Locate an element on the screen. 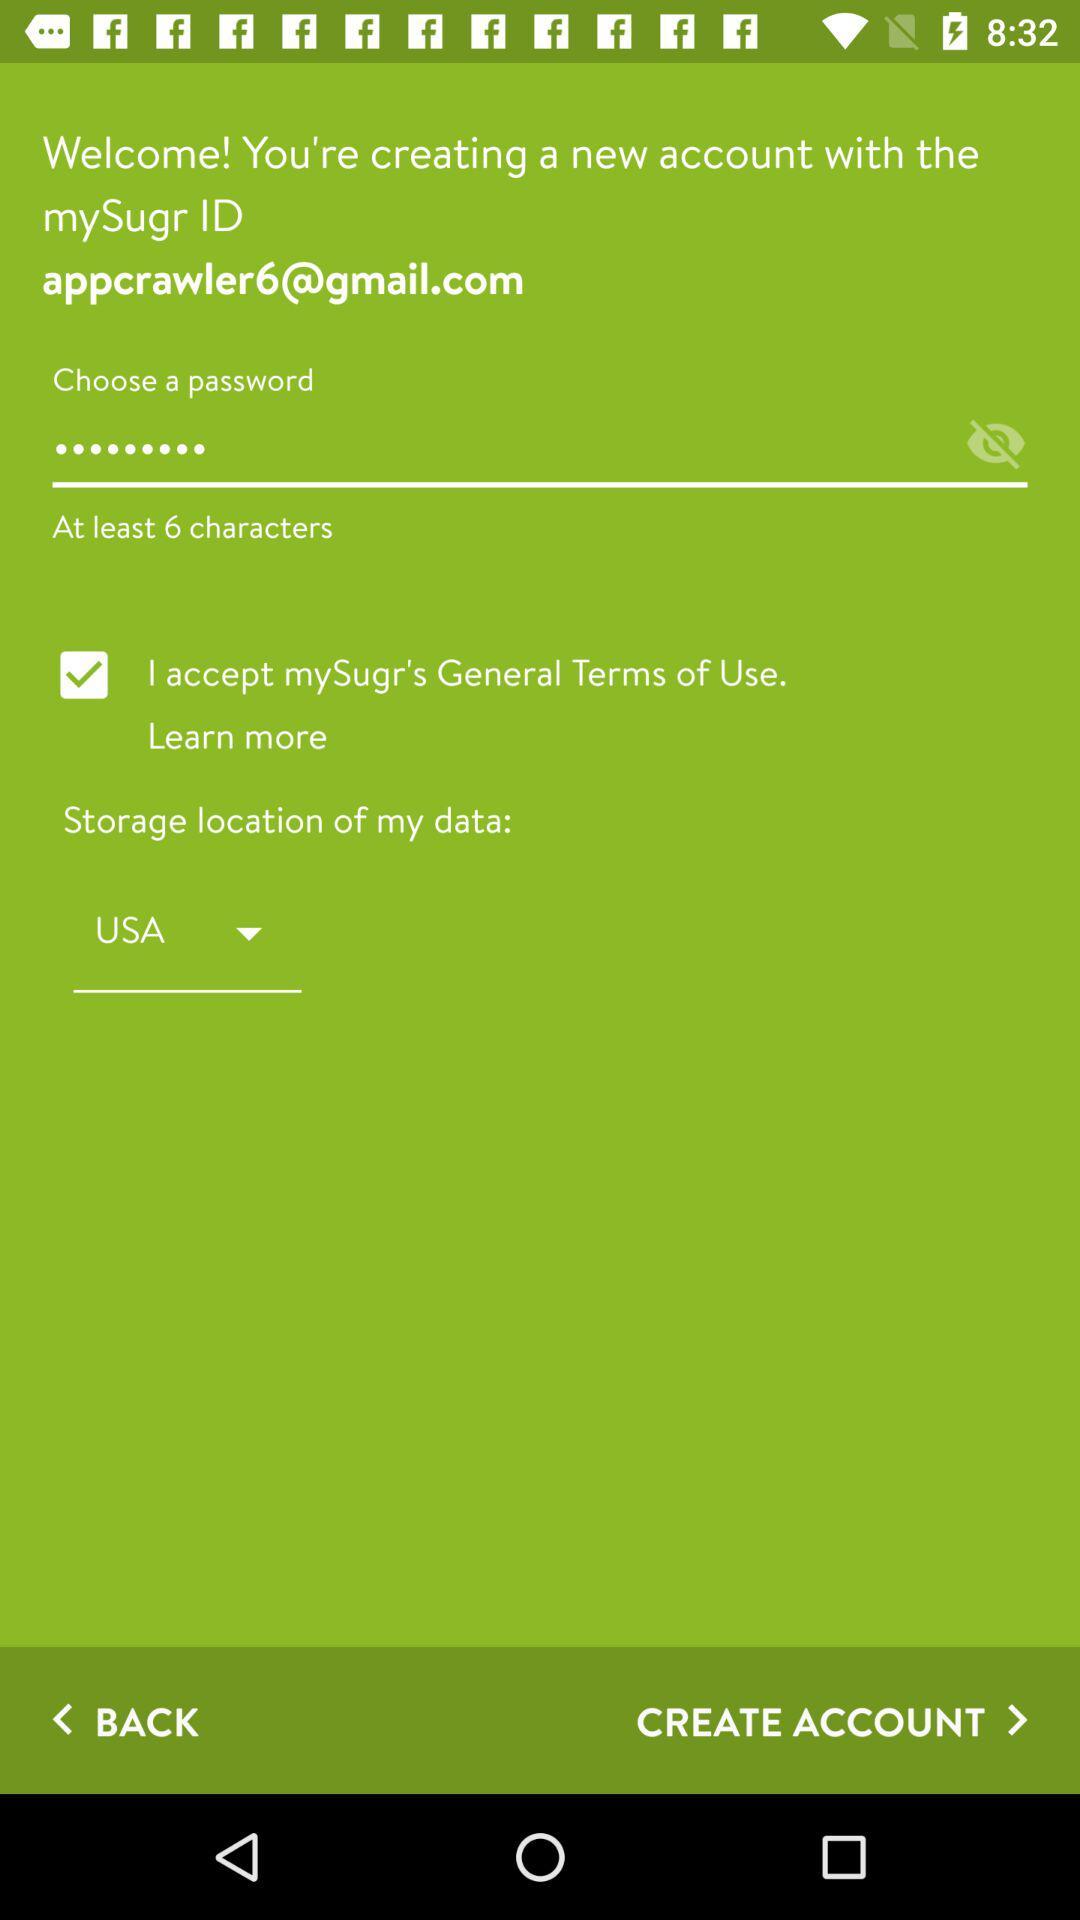 This screenshot has width=1080, height=1920. password not showing is located at coordinates (995, 444).